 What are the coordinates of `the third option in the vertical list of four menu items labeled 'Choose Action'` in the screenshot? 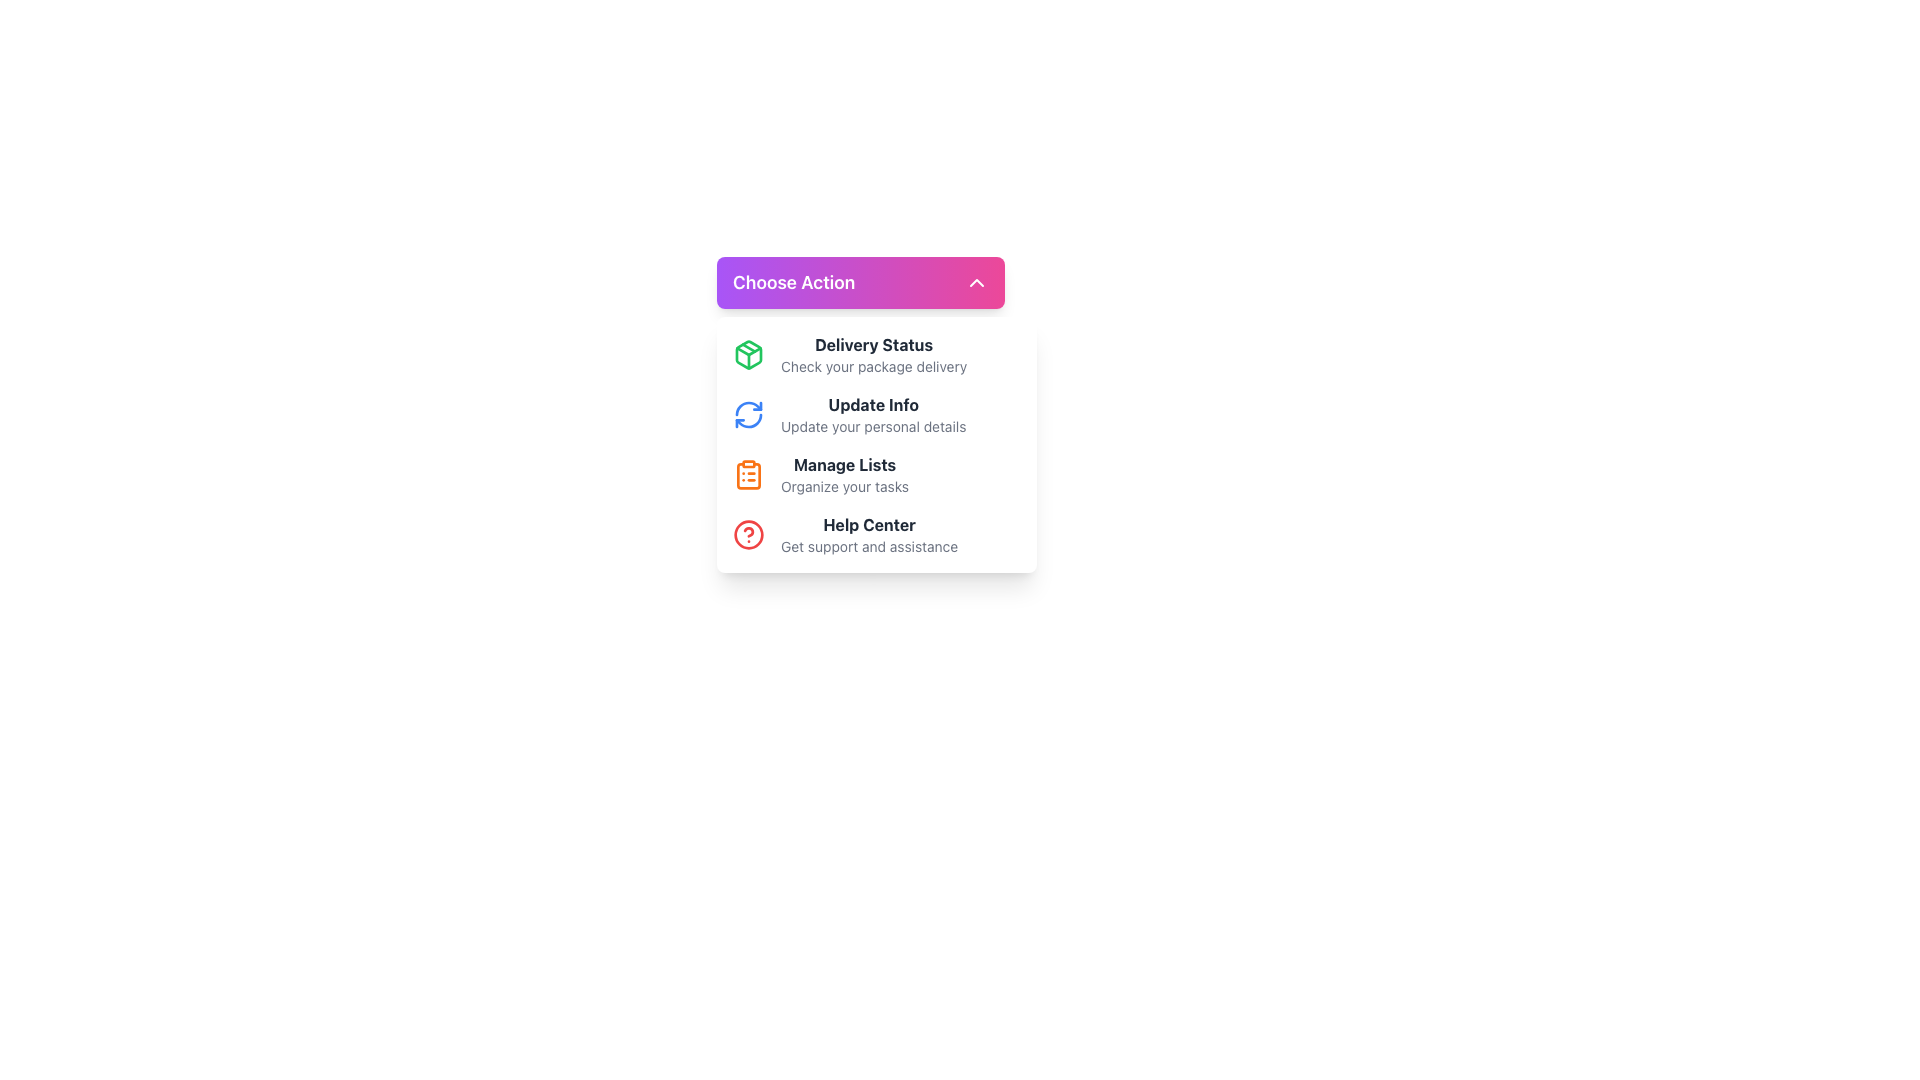 It's located at (877, 474).